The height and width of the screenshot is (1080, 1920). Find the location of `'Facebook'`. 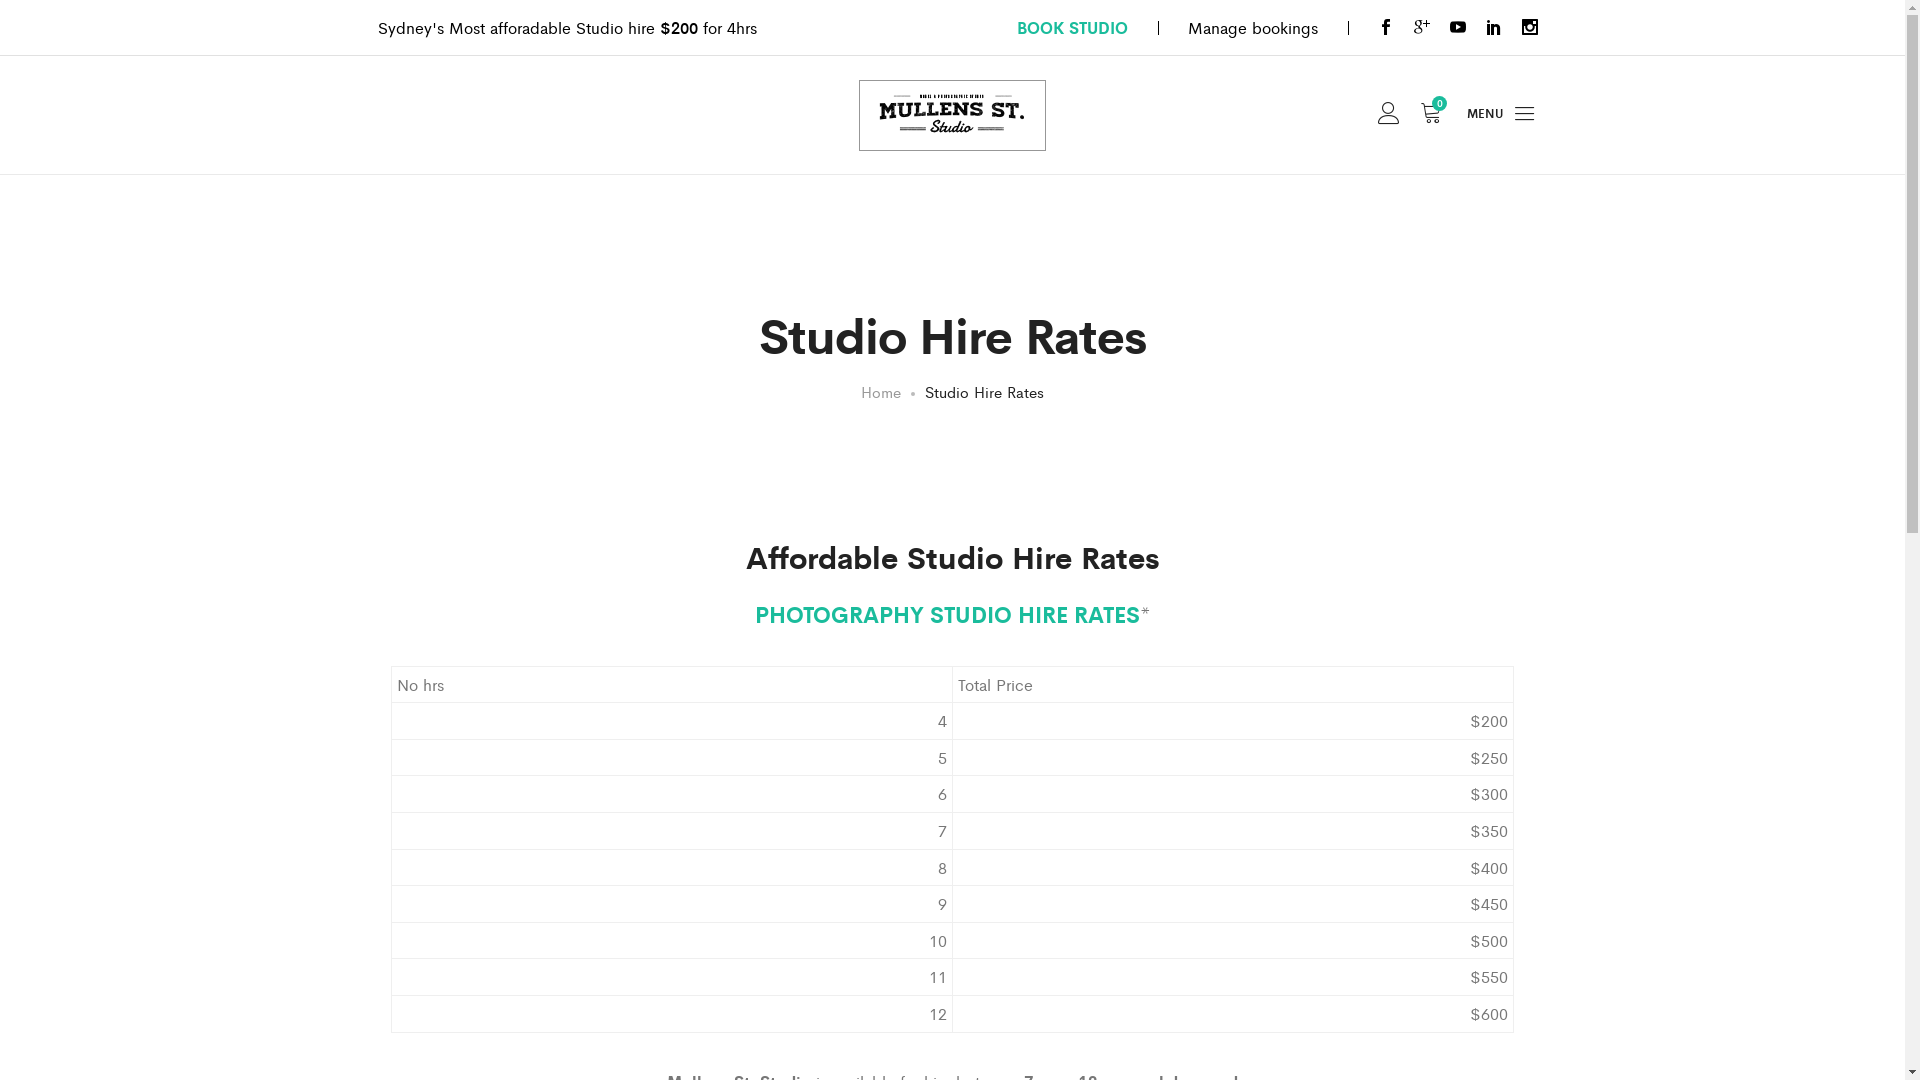

'Facebook' is located at coordinates (1385, 27).